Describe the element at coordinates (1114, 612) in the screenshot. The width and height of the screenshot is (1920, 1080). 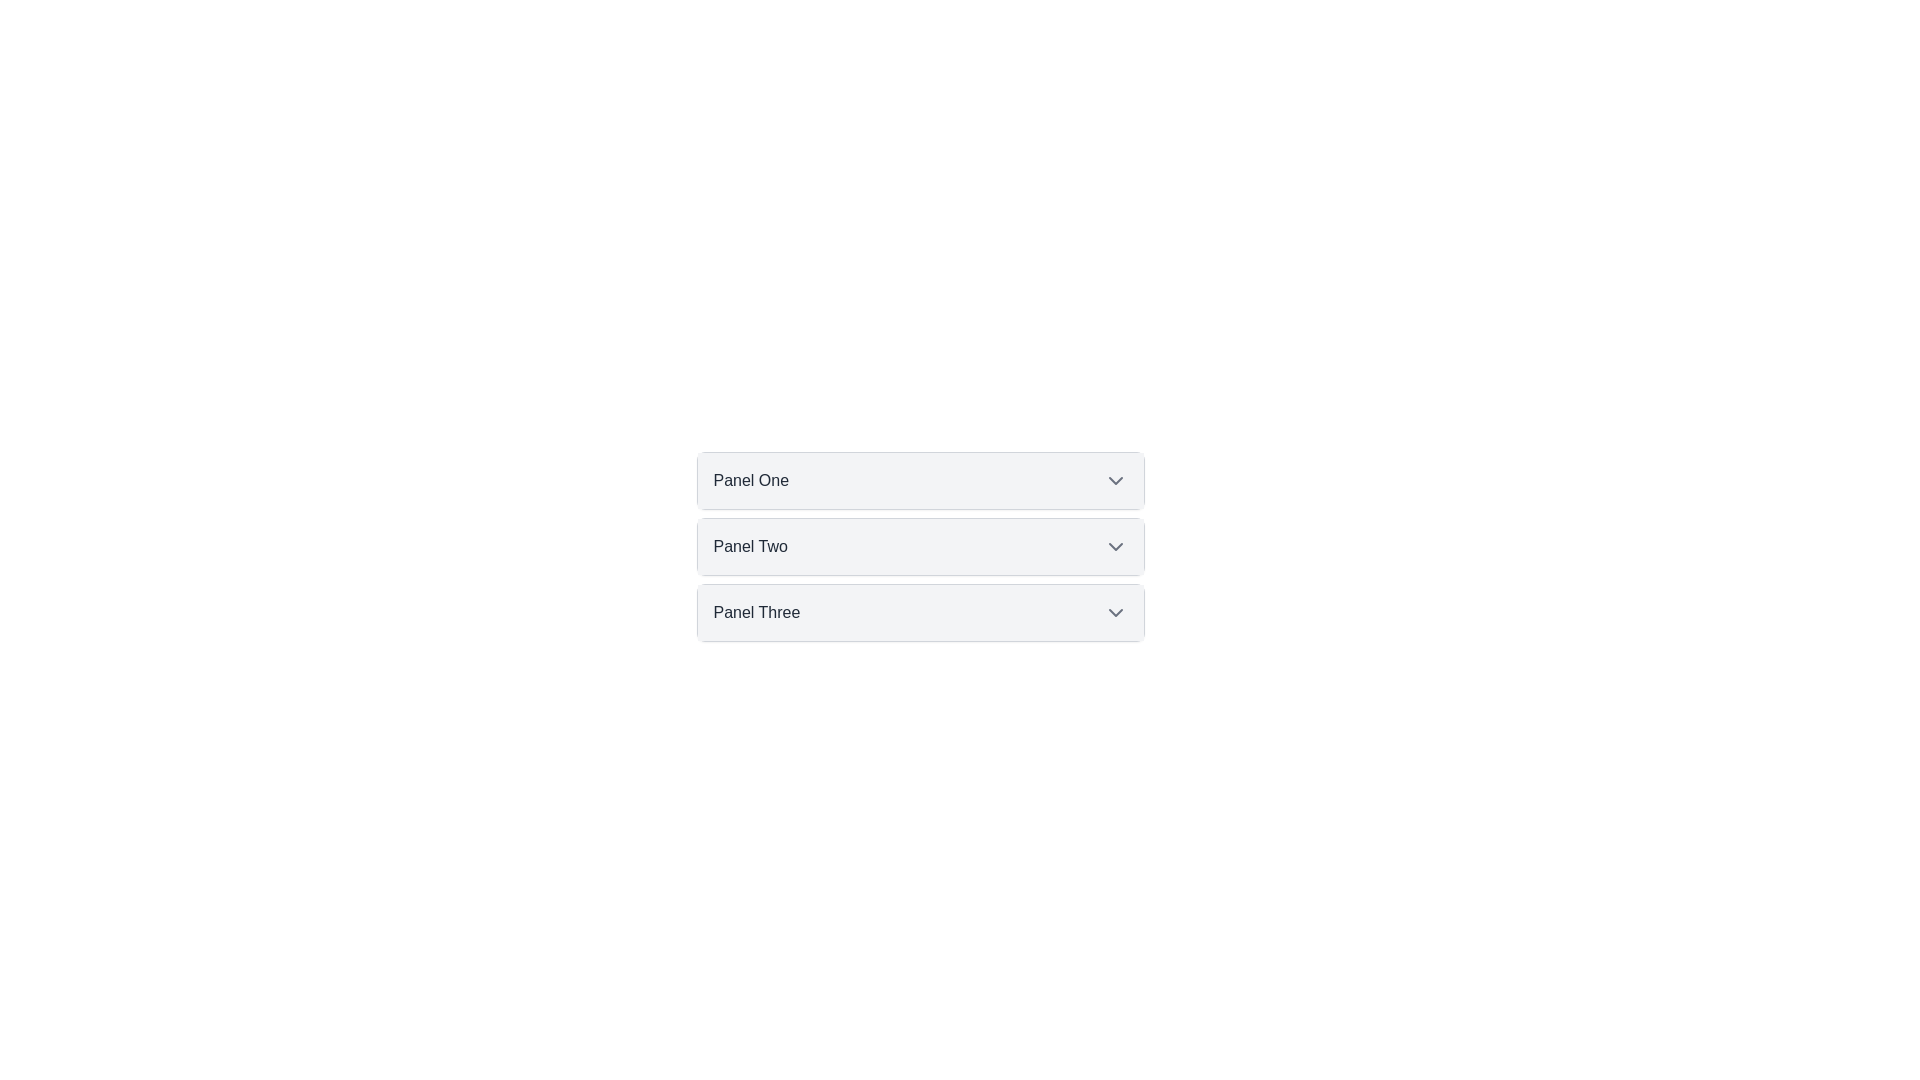
I see `the downward-pointing gray arrow icon on the rightmost side of 'Panel Three'` at that location.